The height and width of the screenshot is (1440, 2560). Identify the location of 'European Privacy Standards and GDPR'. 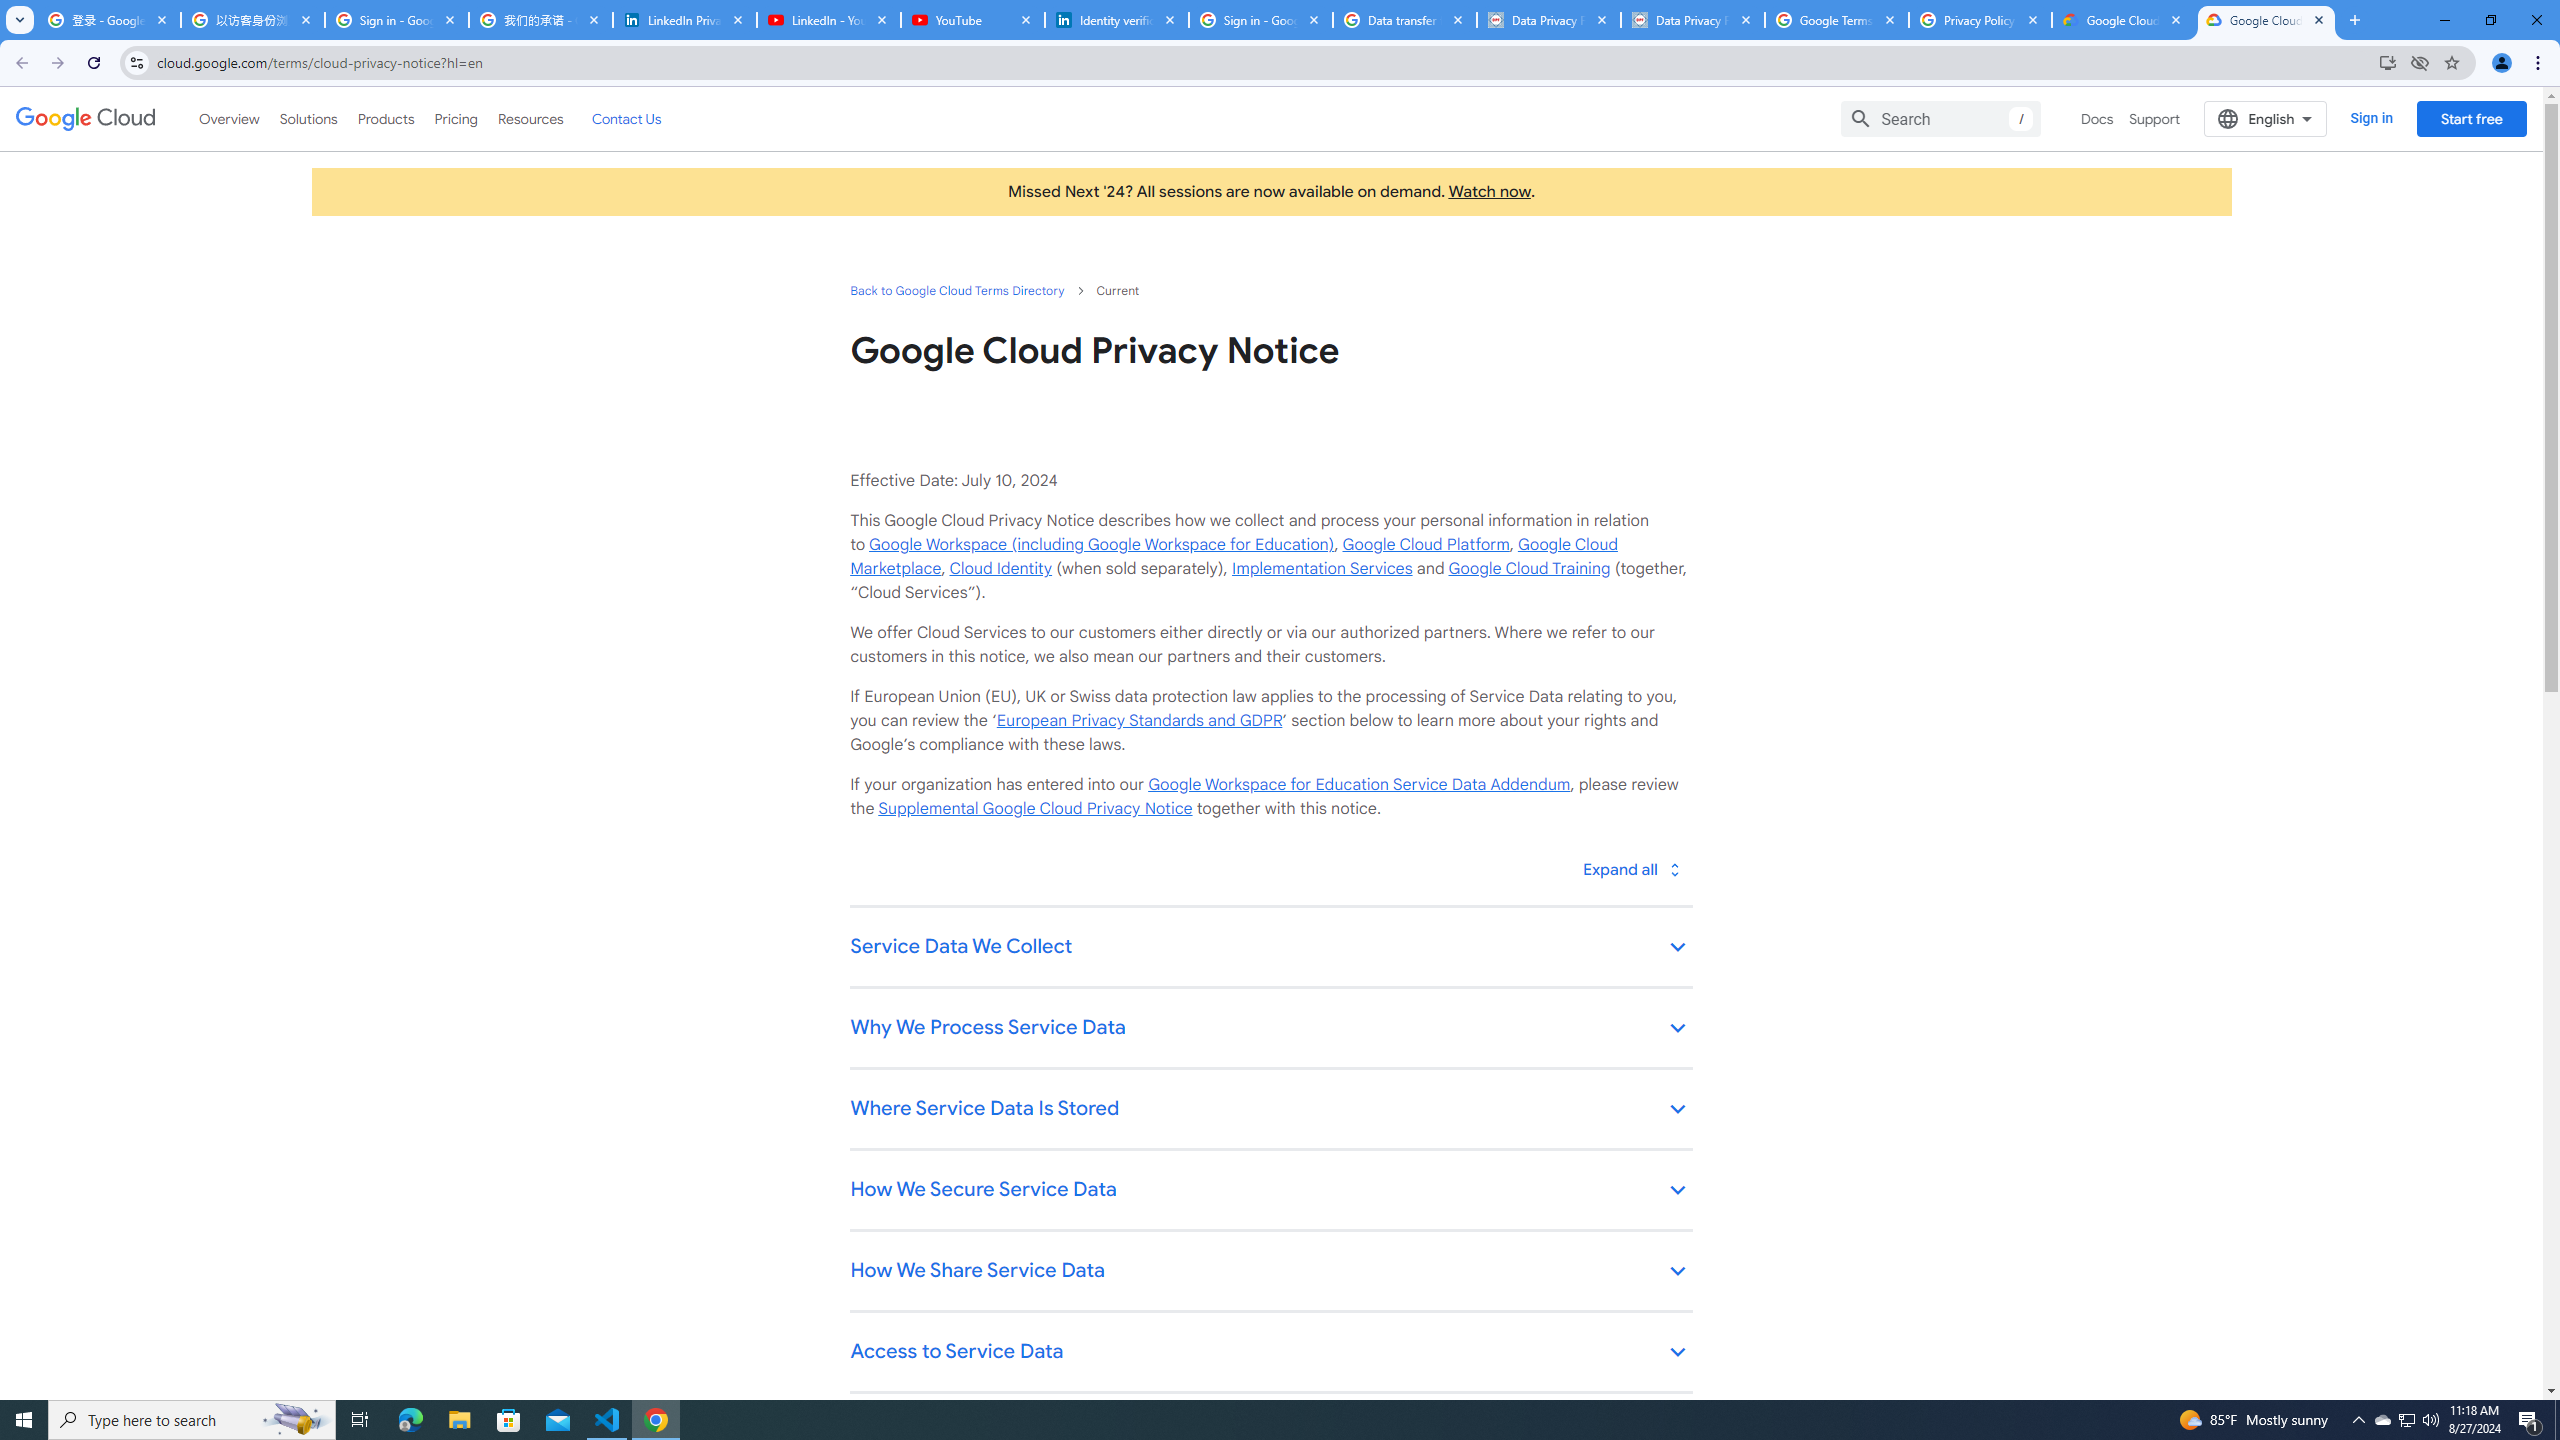
(1138, 720).